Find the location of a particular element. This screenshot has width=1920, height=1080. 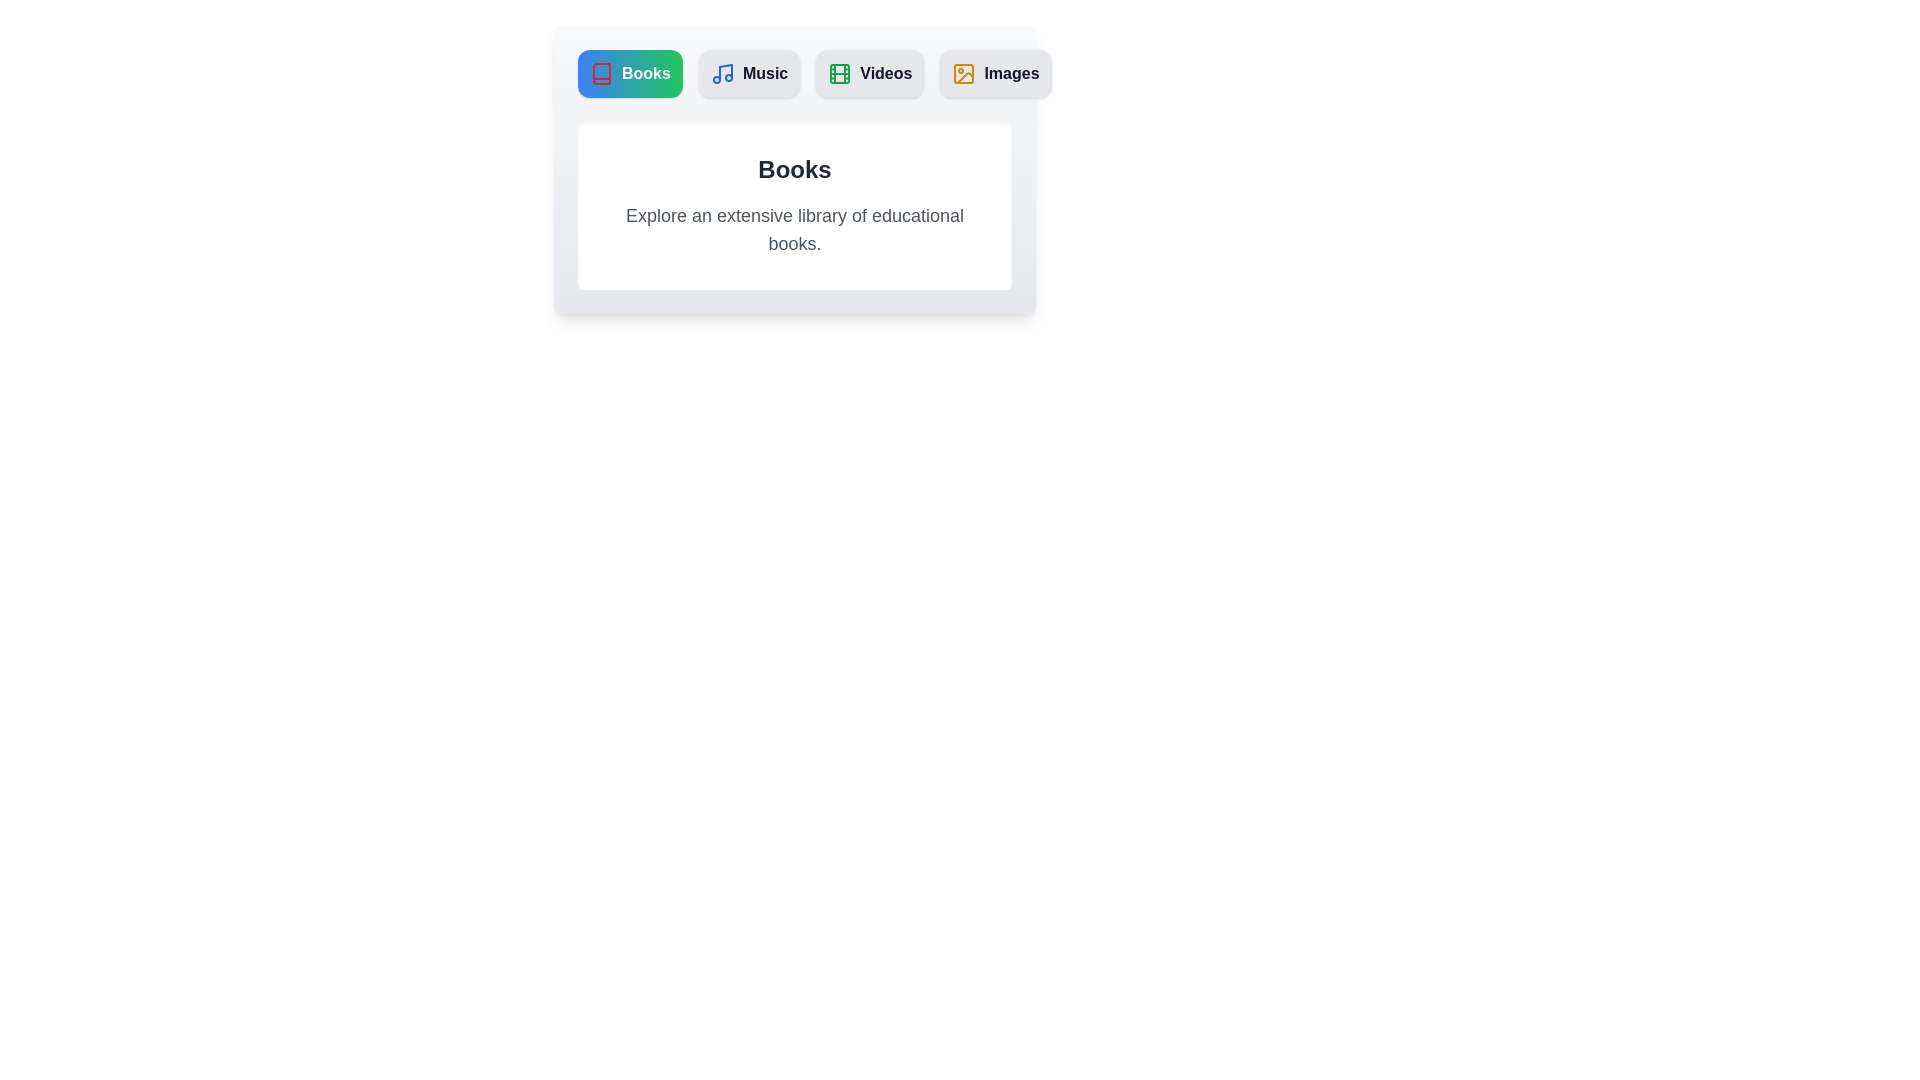

the Music tab to switch to its content is located at coordinates (747, 72).